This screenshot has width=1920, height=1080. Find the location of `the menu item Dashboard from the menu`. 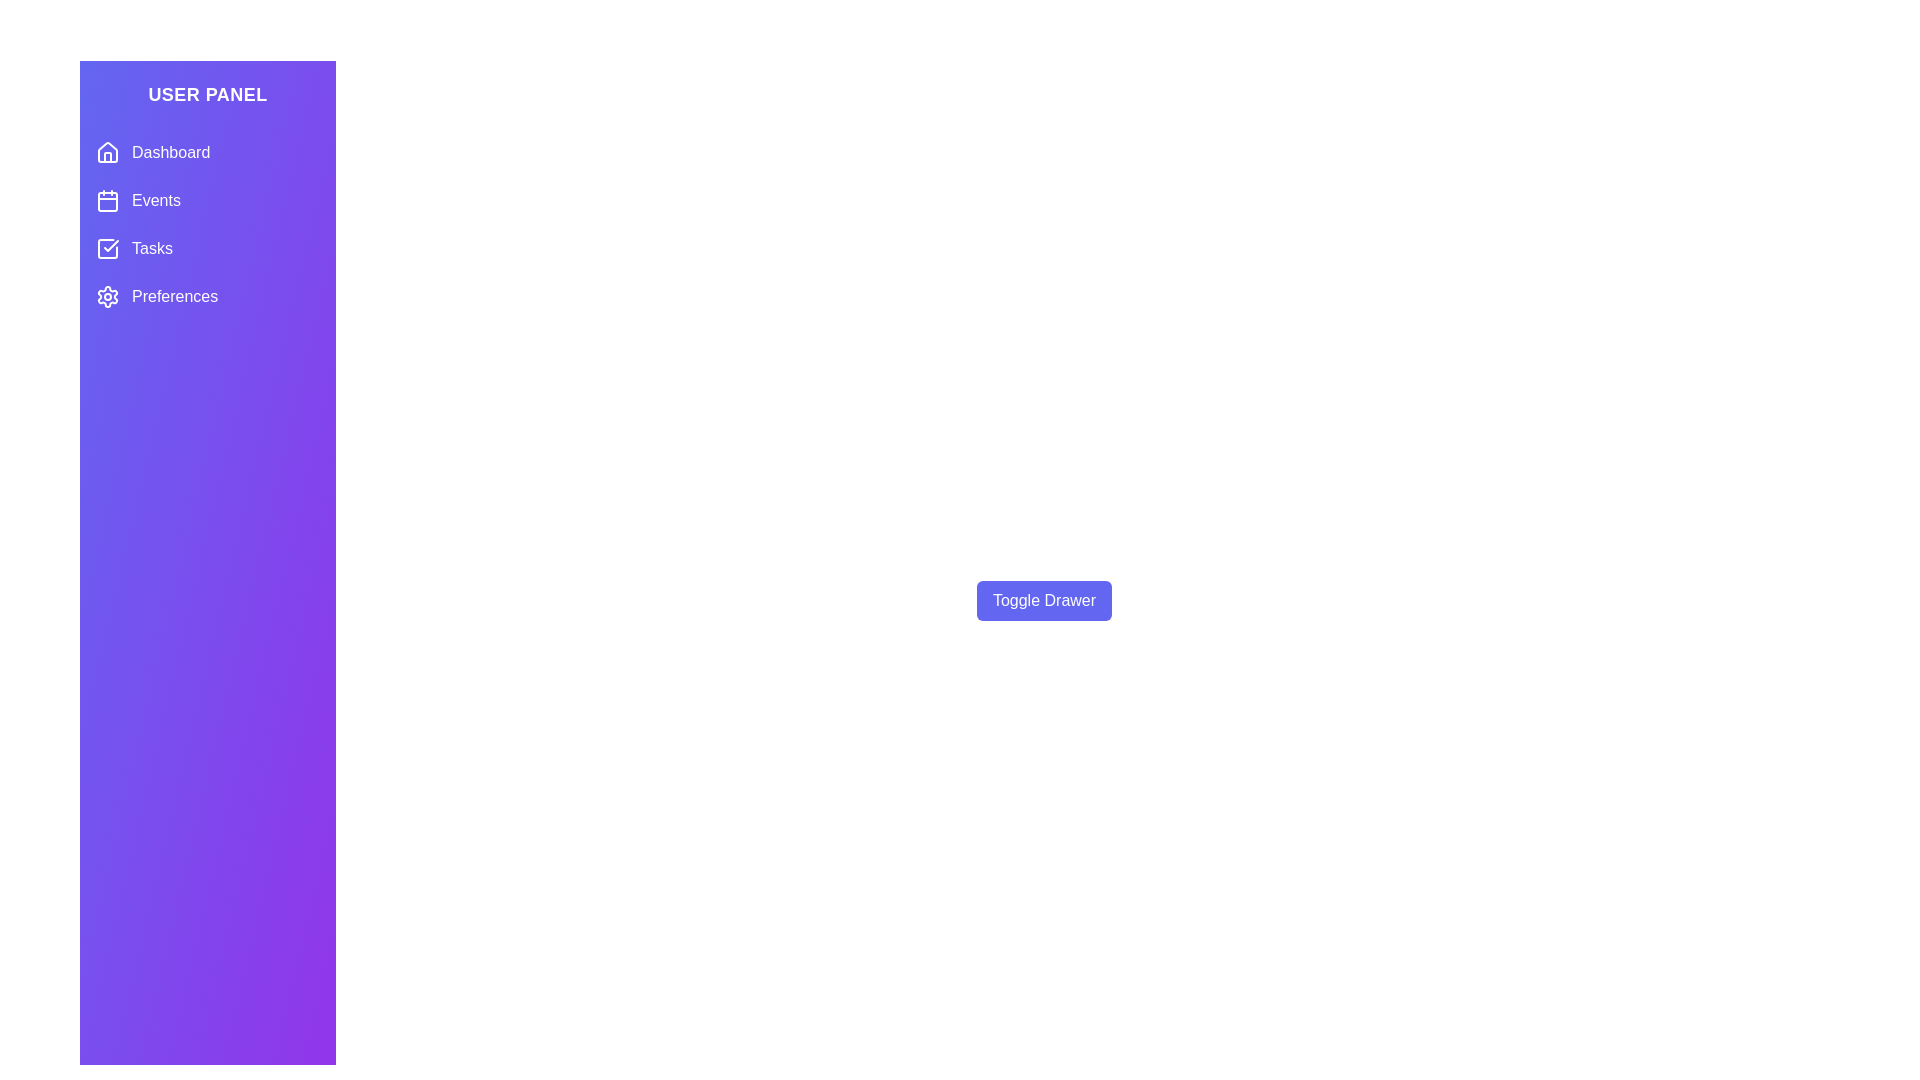

the menu item Dashboard from the menu is located at coordinates (207, 152).